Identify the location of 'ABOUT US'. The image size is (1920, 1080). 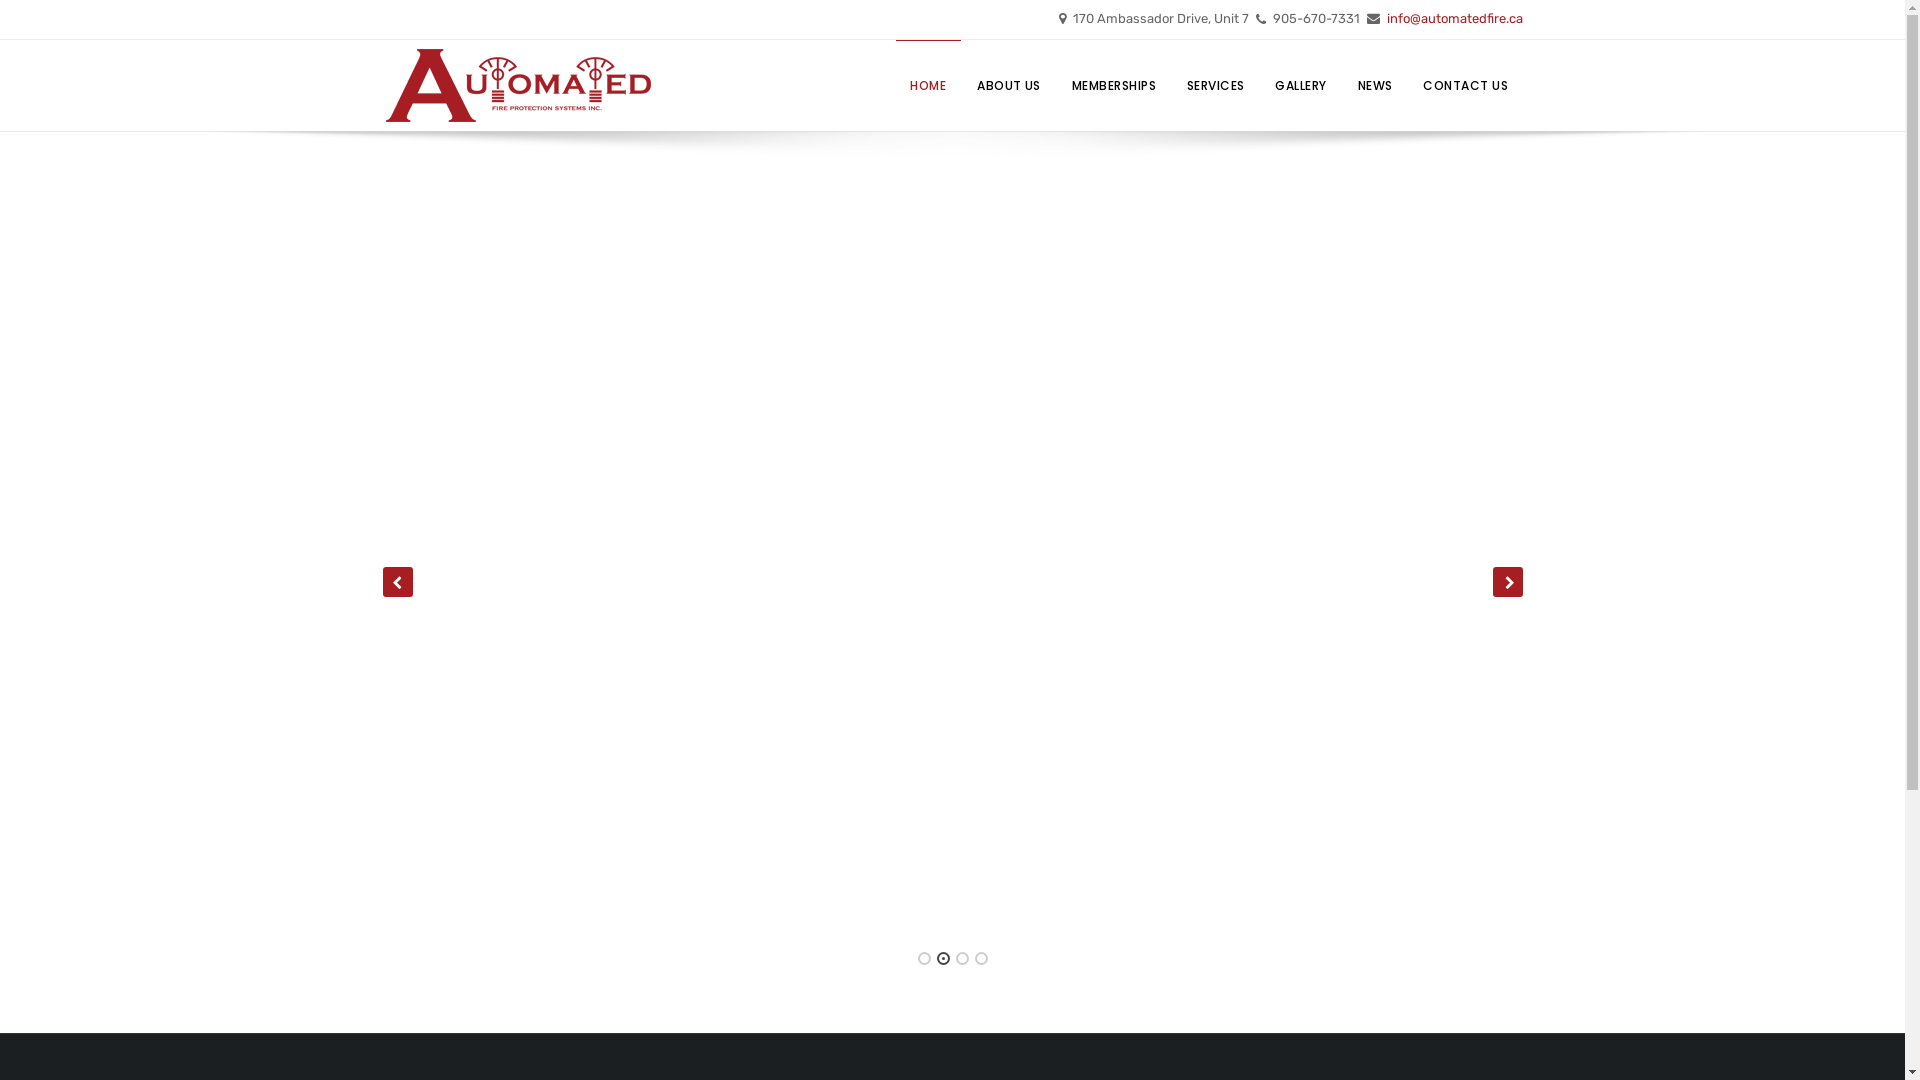
(1009, 84).